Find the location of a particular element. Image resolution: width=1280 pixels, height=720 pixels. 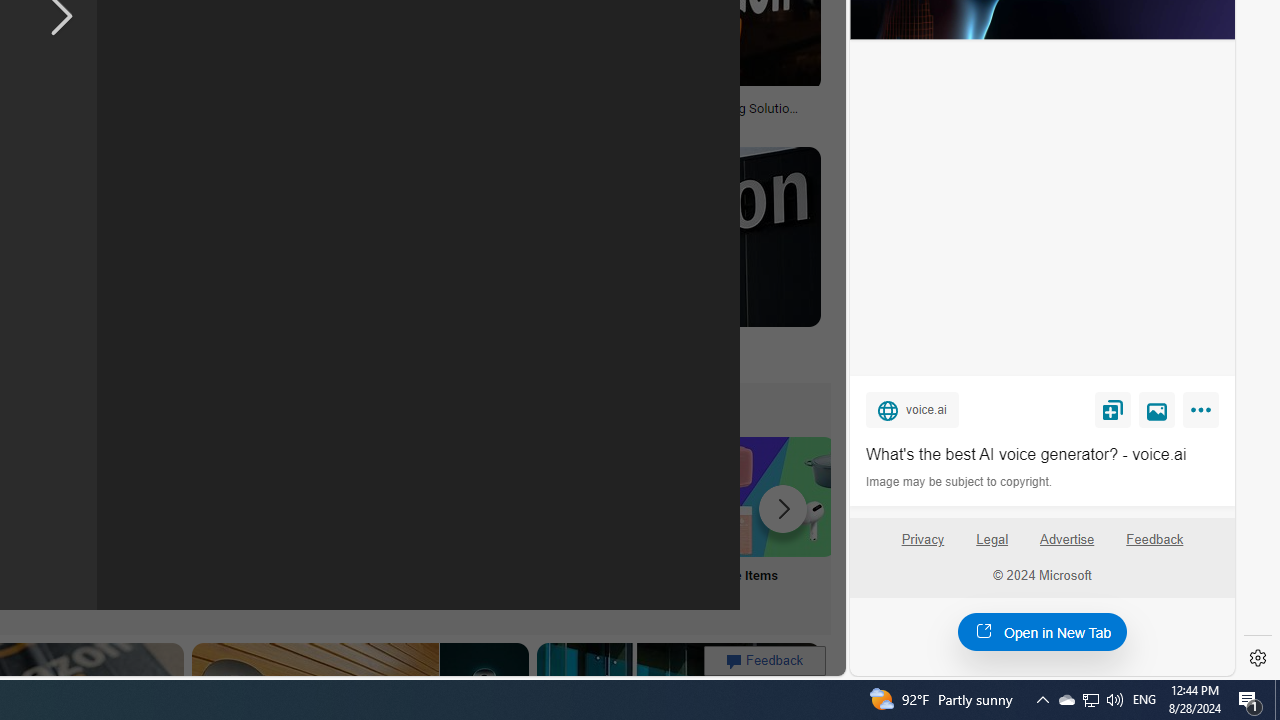

'Privacy' is located at coordinates (921, 547).